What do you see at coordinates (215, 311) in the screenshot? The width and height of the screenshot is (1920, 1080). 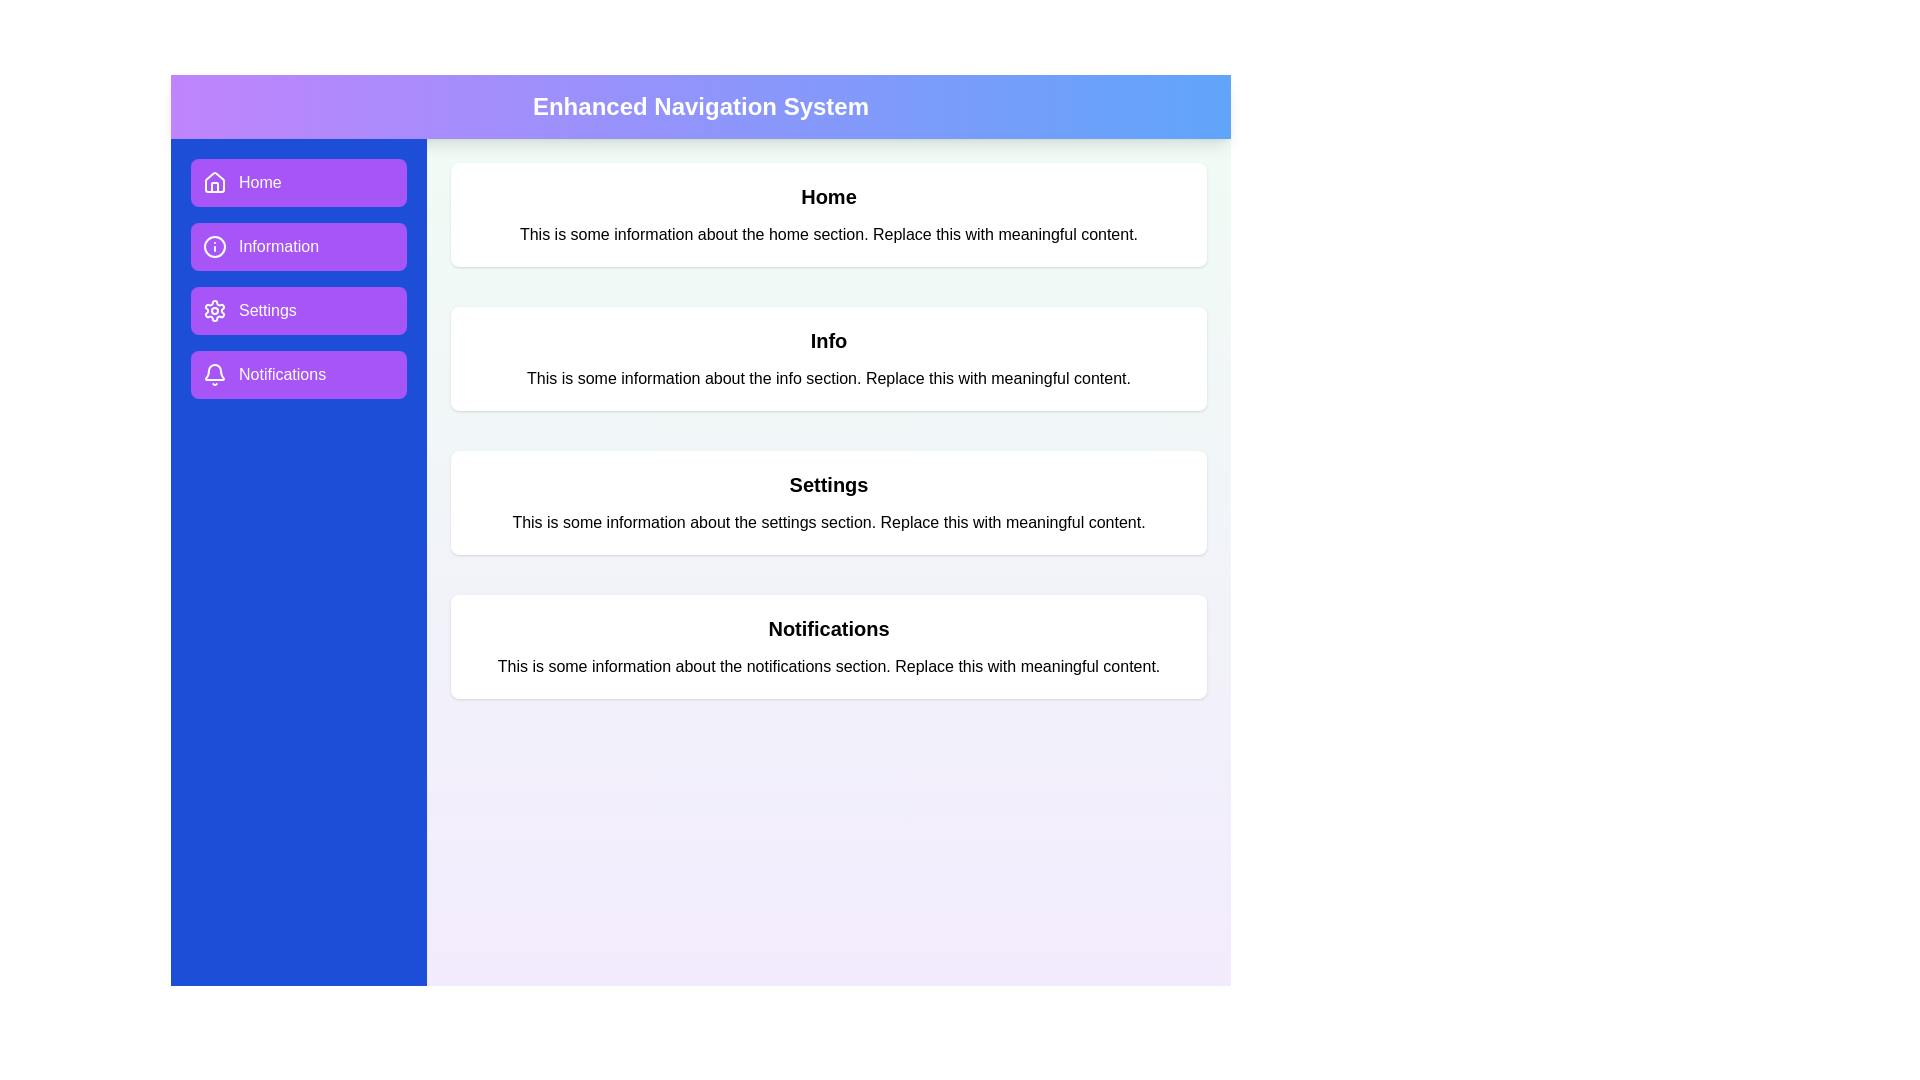 I see `the gear-like settings icon located within the purple 'Settings' button in the vertical navigation menu for accessibility purposes` at bounding box center [215, 311].